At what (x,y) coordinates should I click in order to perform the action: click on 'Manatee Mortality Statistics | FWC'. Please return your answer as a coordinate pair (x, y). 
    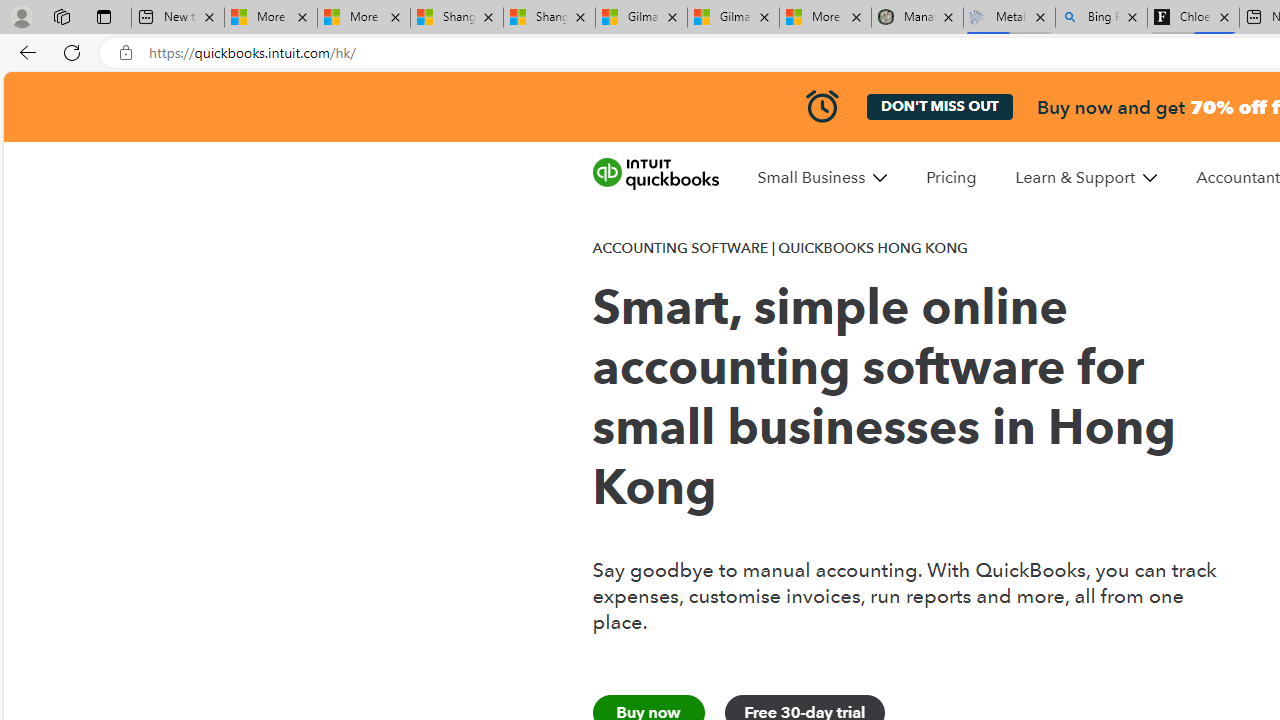
    Looking at the image, I should click on (916, 17).